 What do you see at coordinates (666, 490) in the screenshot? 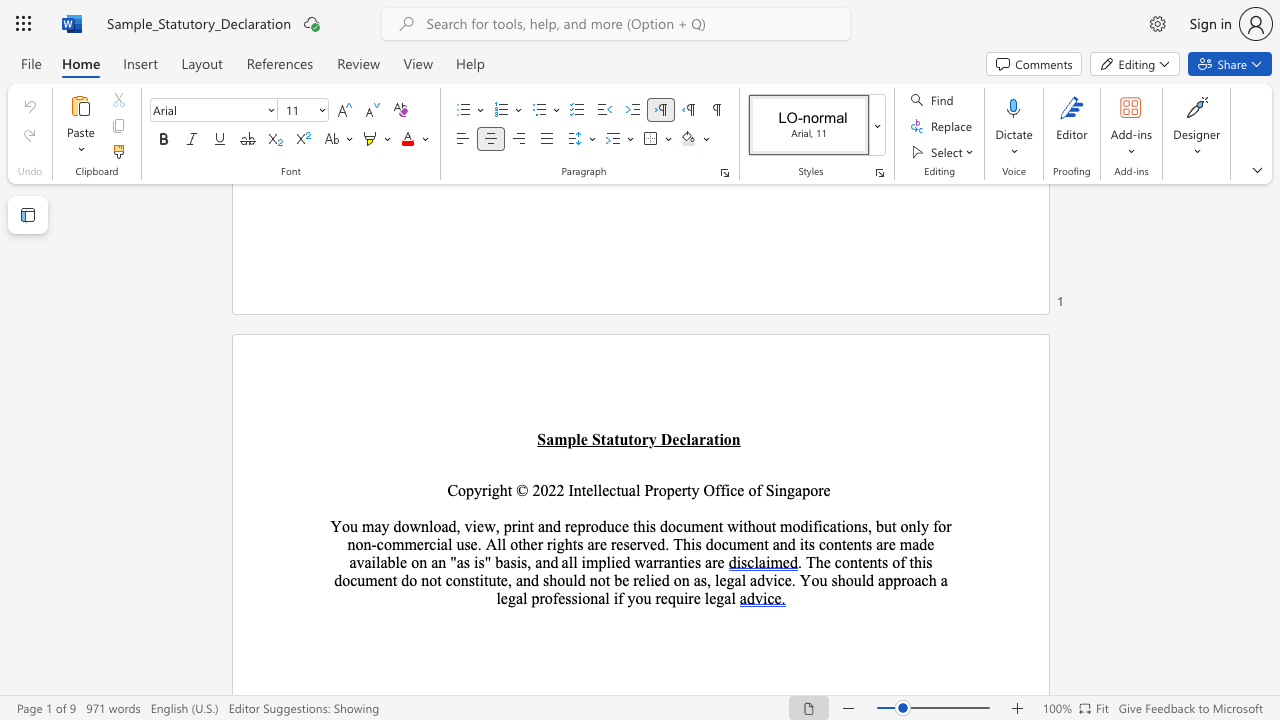
I see `the subset text "perty Off" within the text "Copyright © 2022 Intellectual Property Office of Singapore"` at bounding box center [666, 490].